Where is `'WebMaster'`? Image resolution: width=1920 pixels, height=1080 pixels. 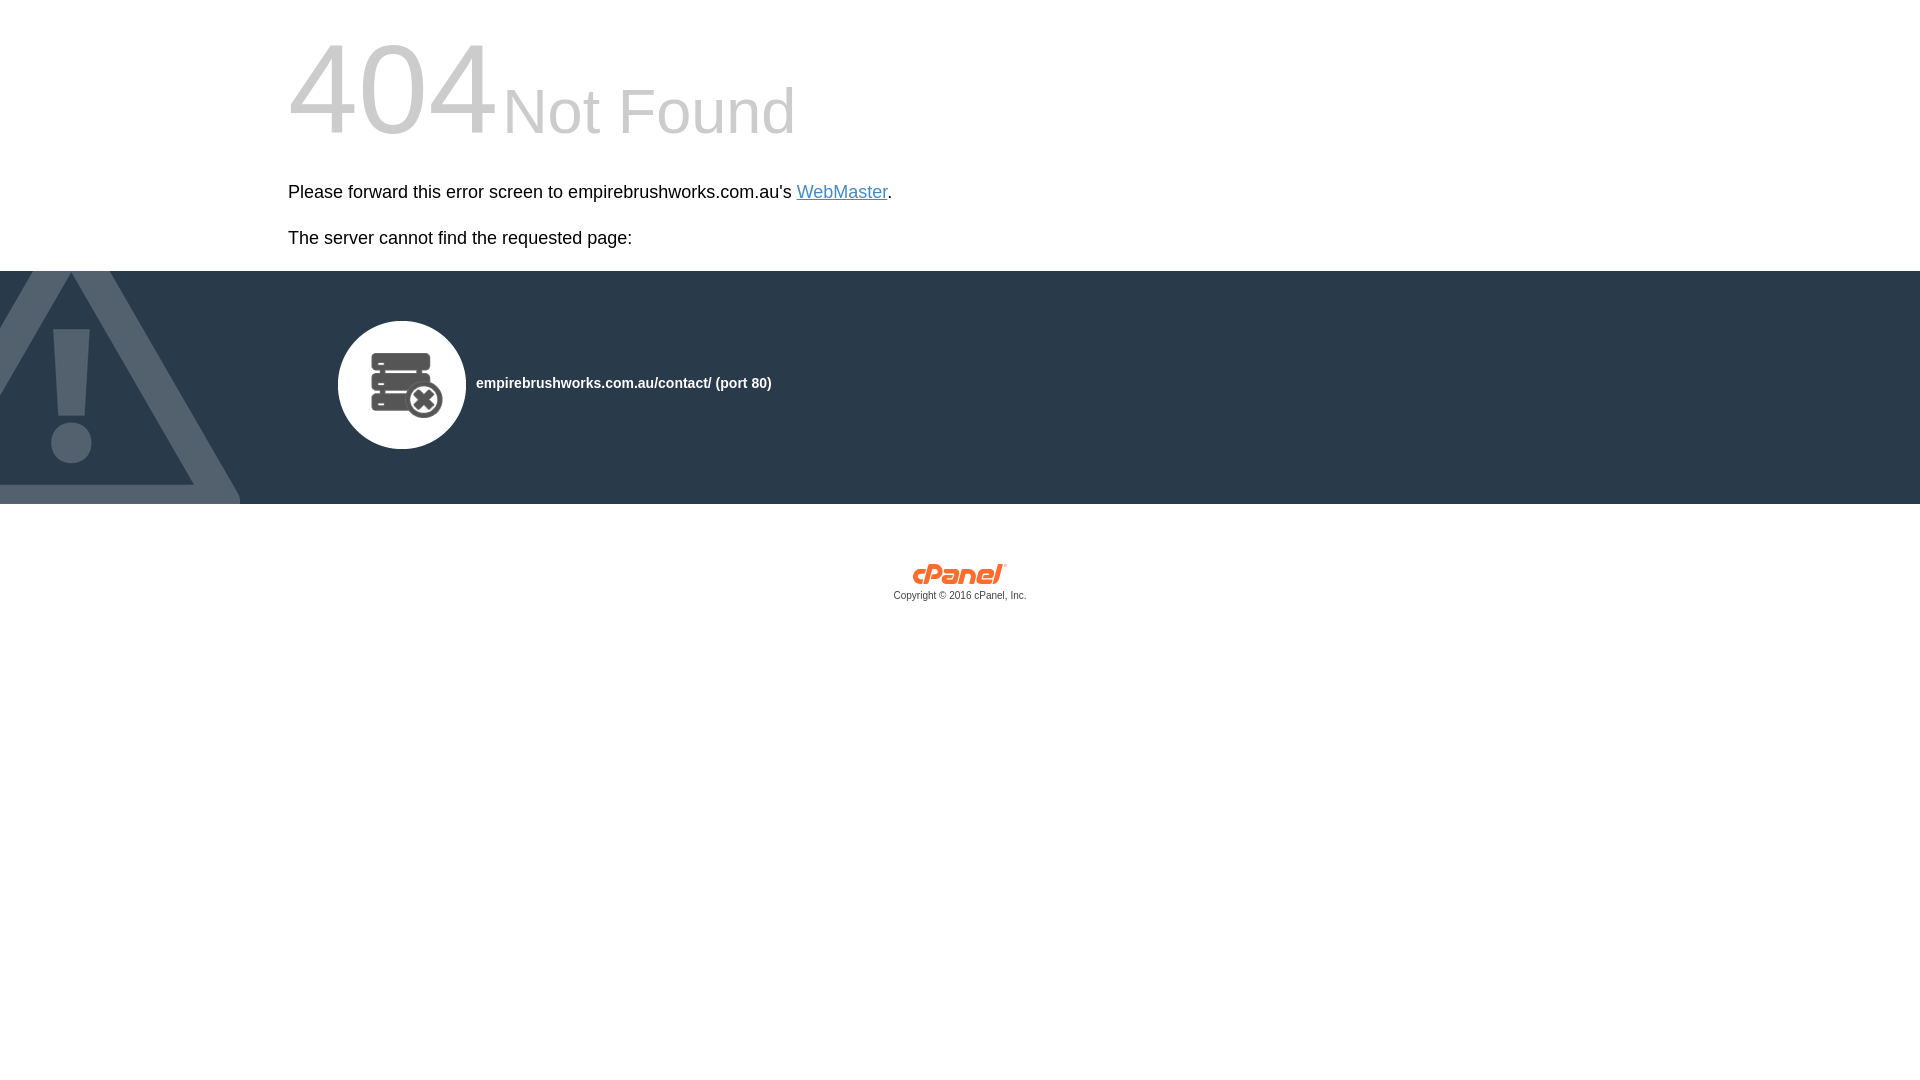 'WebMaster' is located at coordinates (842, 192).